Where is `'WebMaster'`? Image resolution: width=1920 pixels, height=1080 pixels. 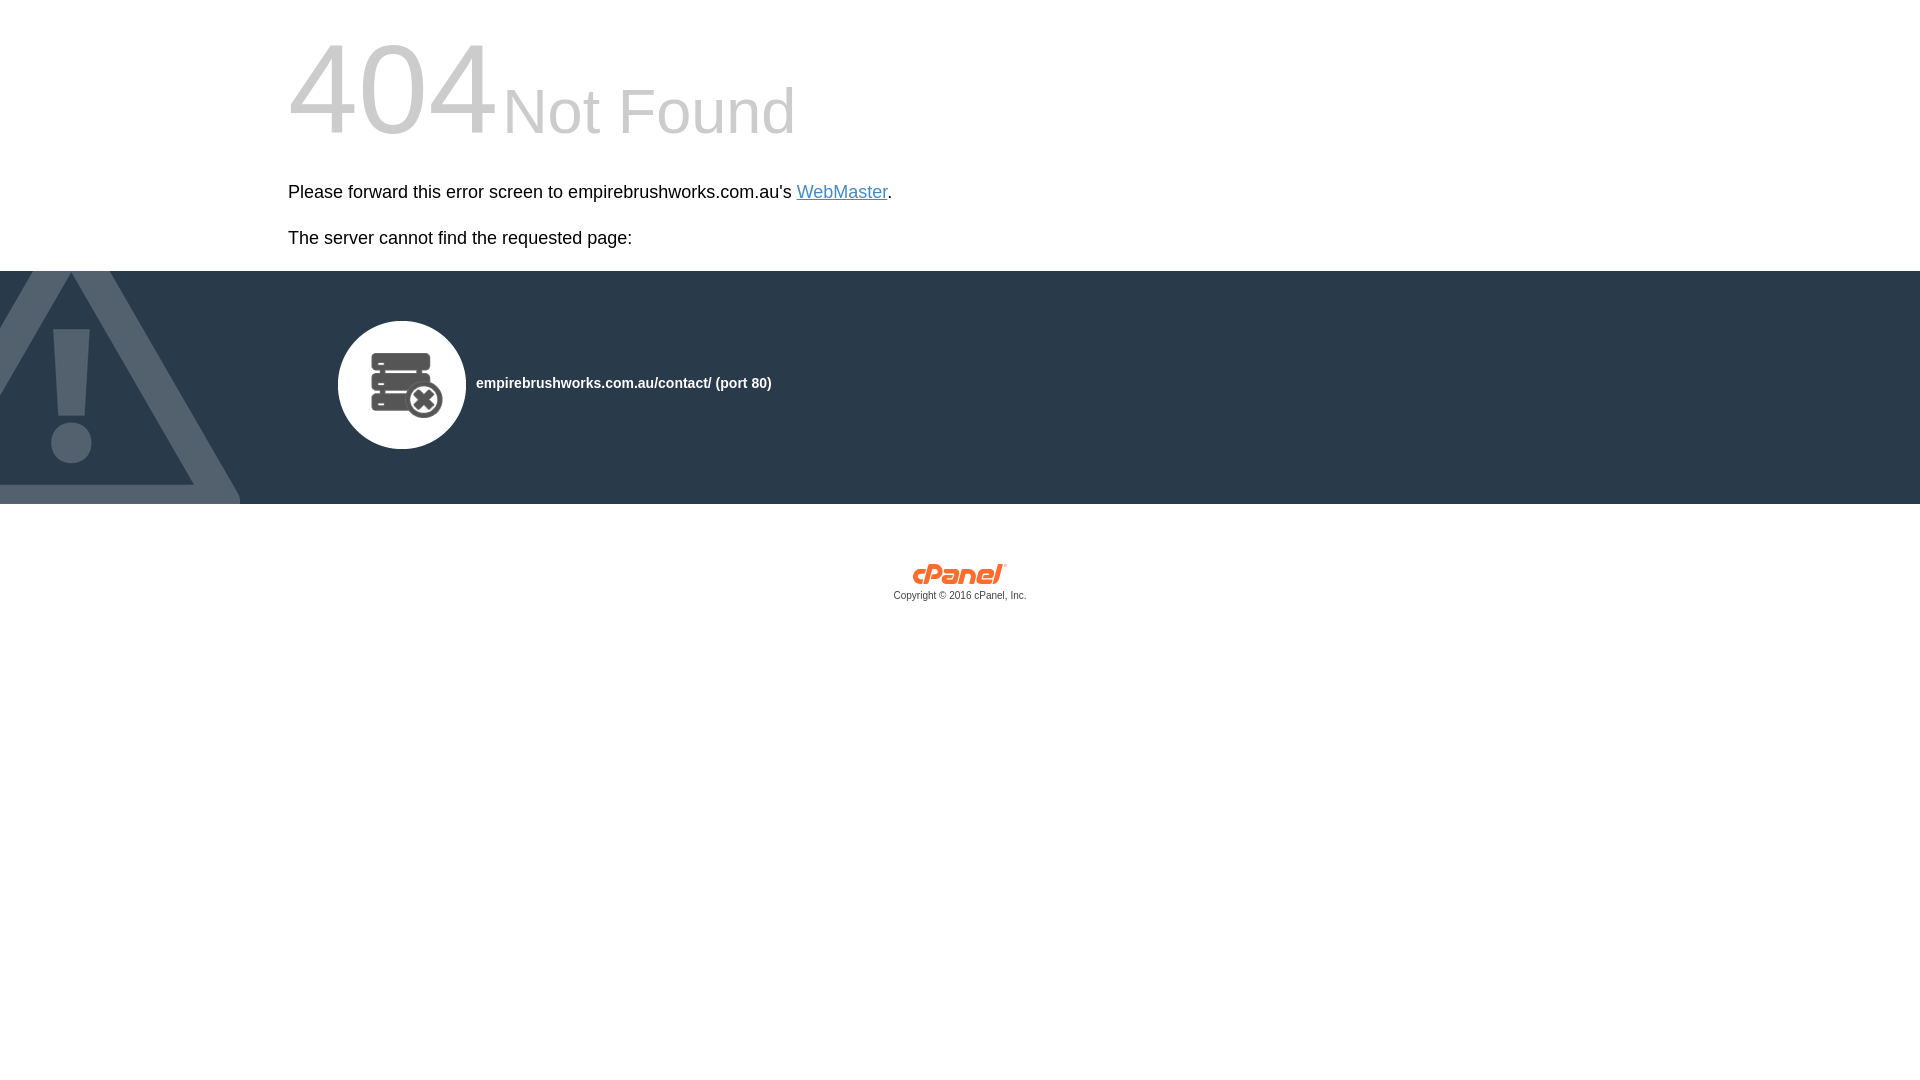 'WebMaster' is located at coordinates (842, 192).